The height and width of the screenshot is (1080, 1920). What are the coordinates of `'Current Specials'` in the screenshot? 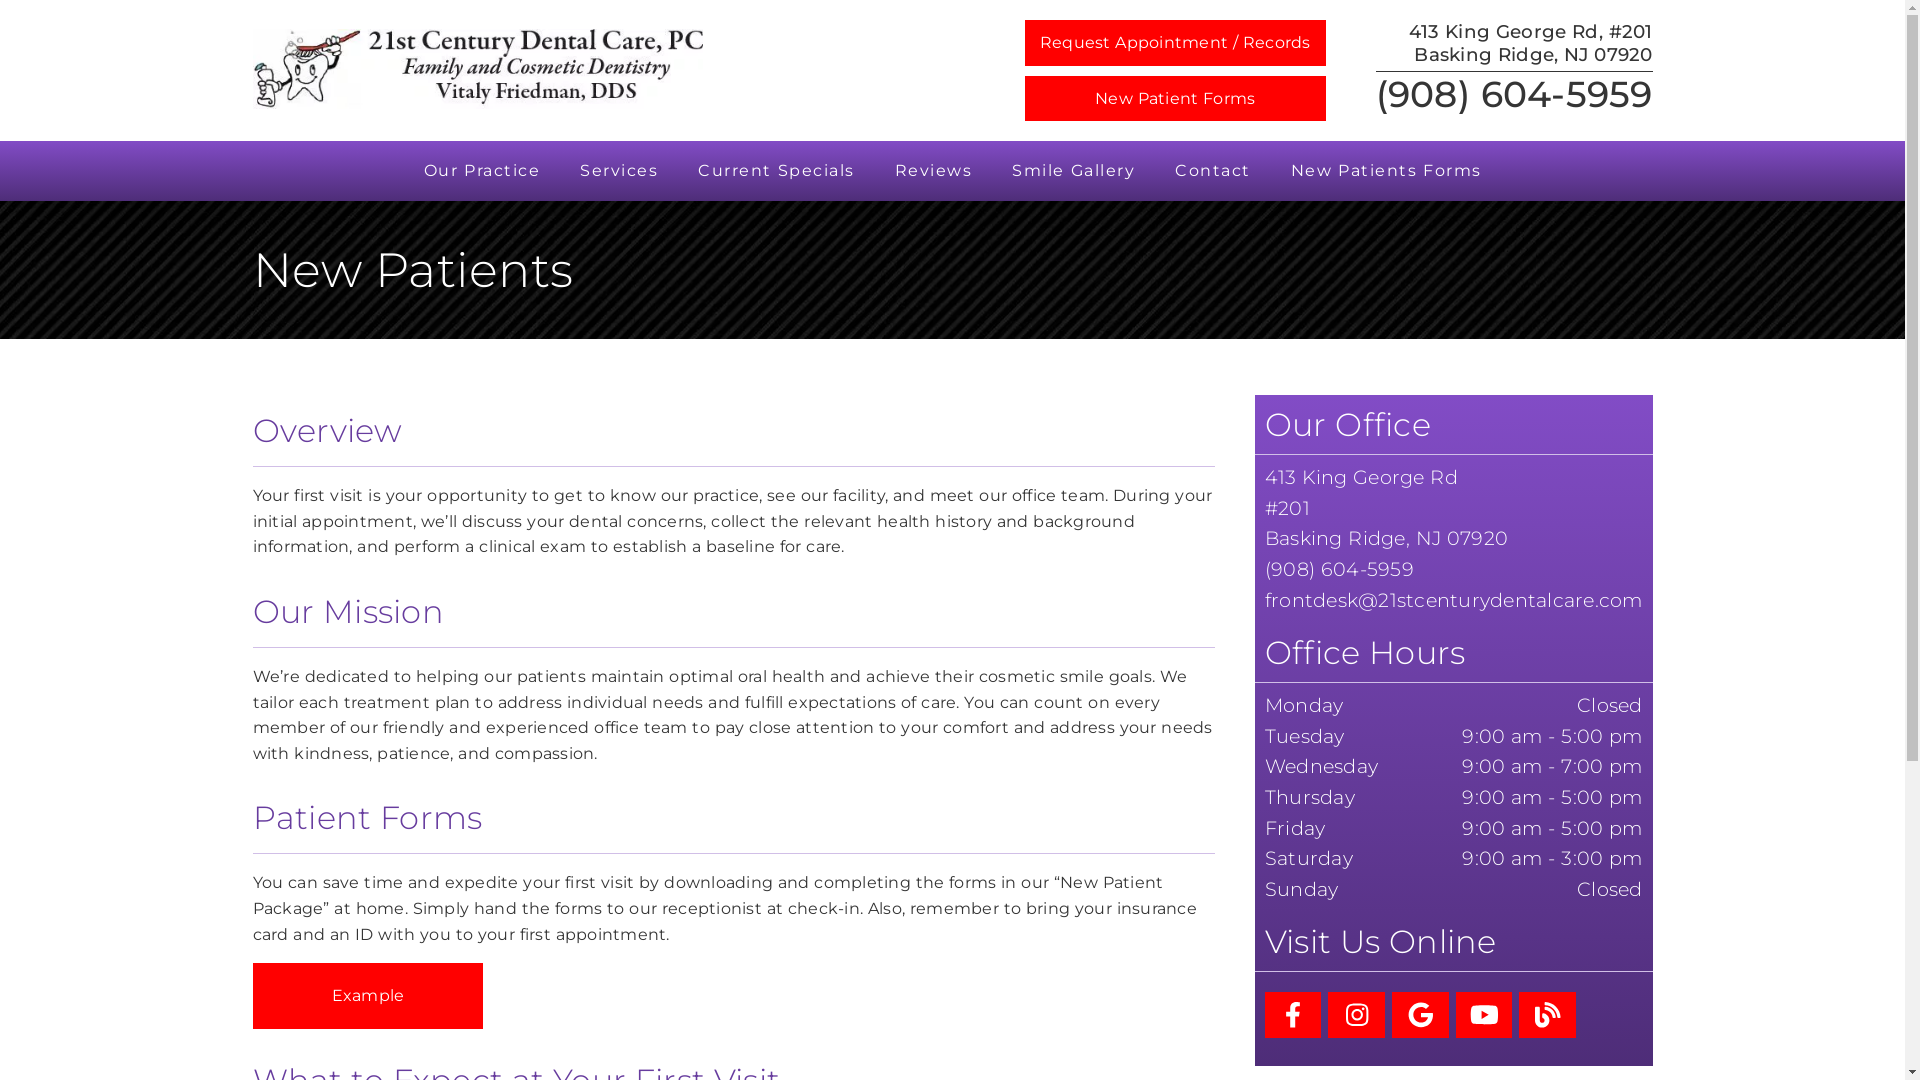 It's located at (775, 169).